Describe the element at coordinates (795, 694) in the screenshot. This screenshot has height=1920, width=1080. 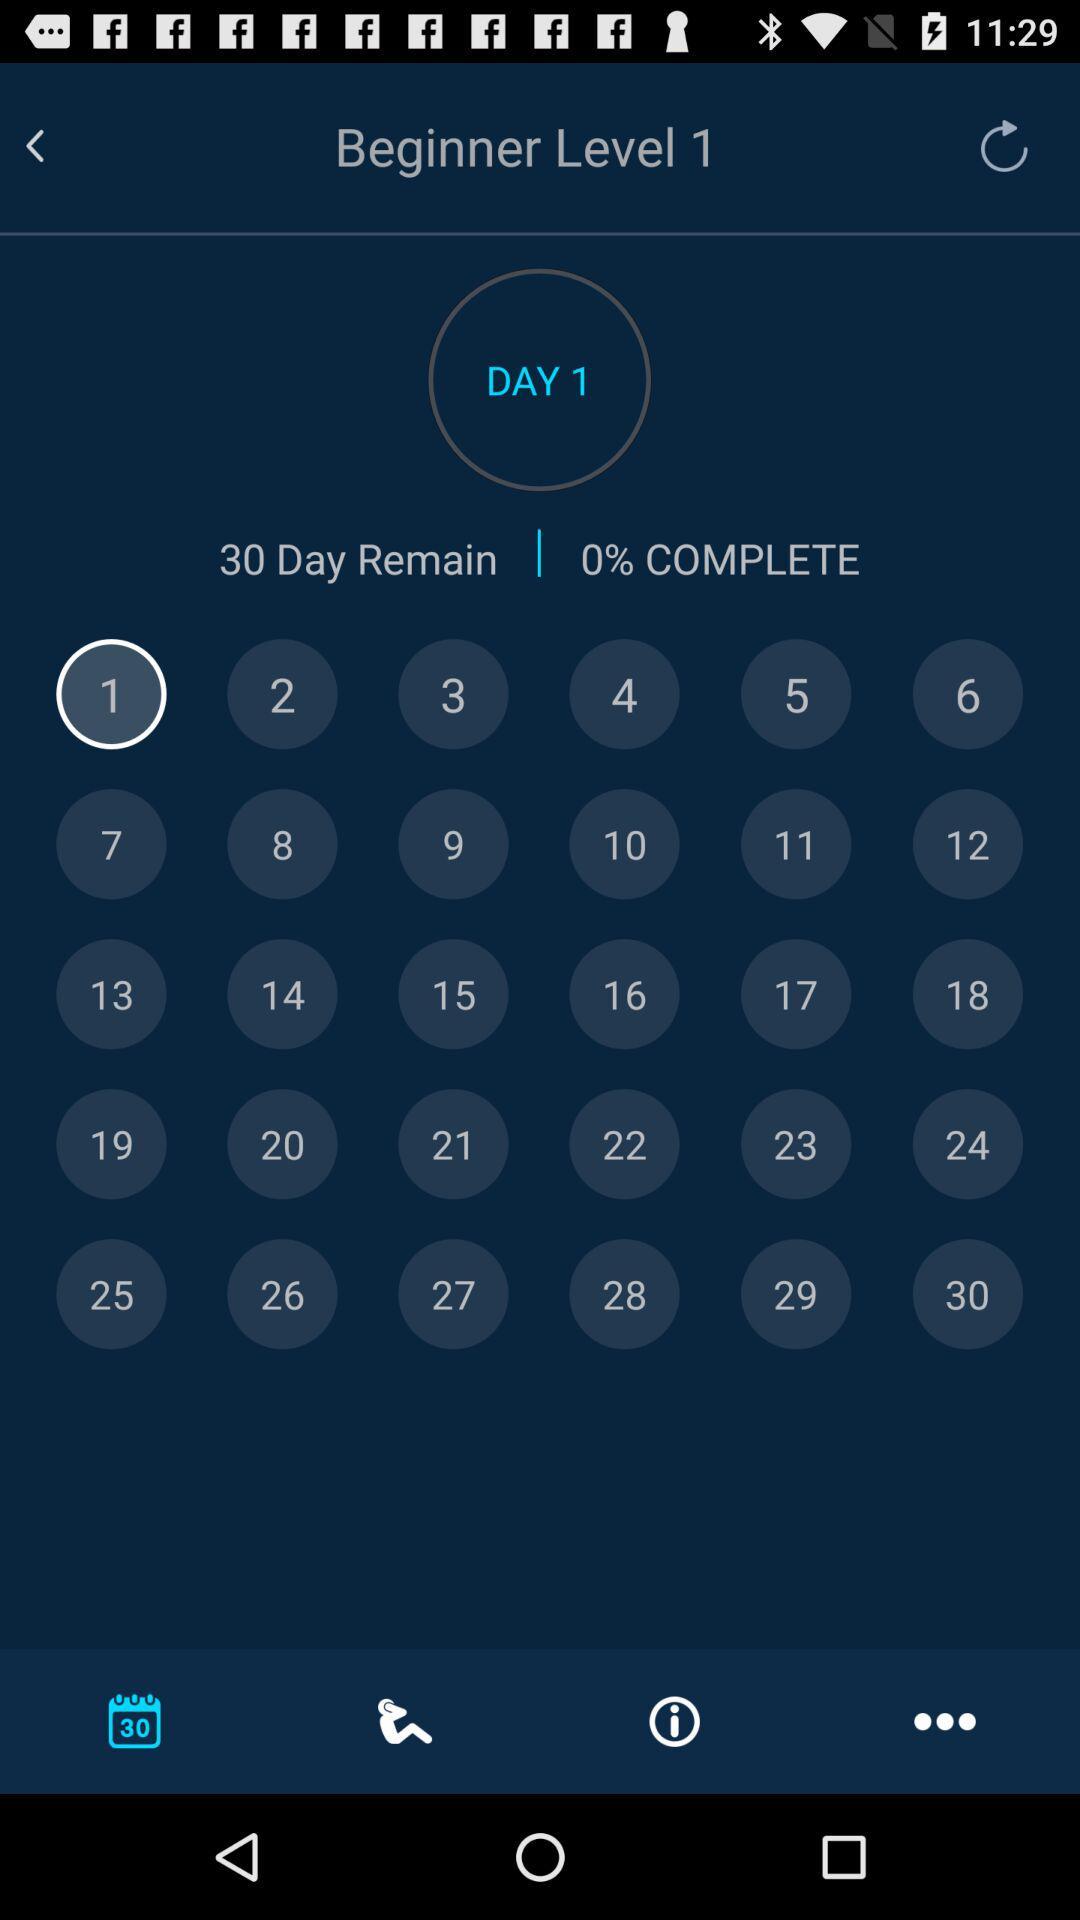
I see `progress button` at that location.